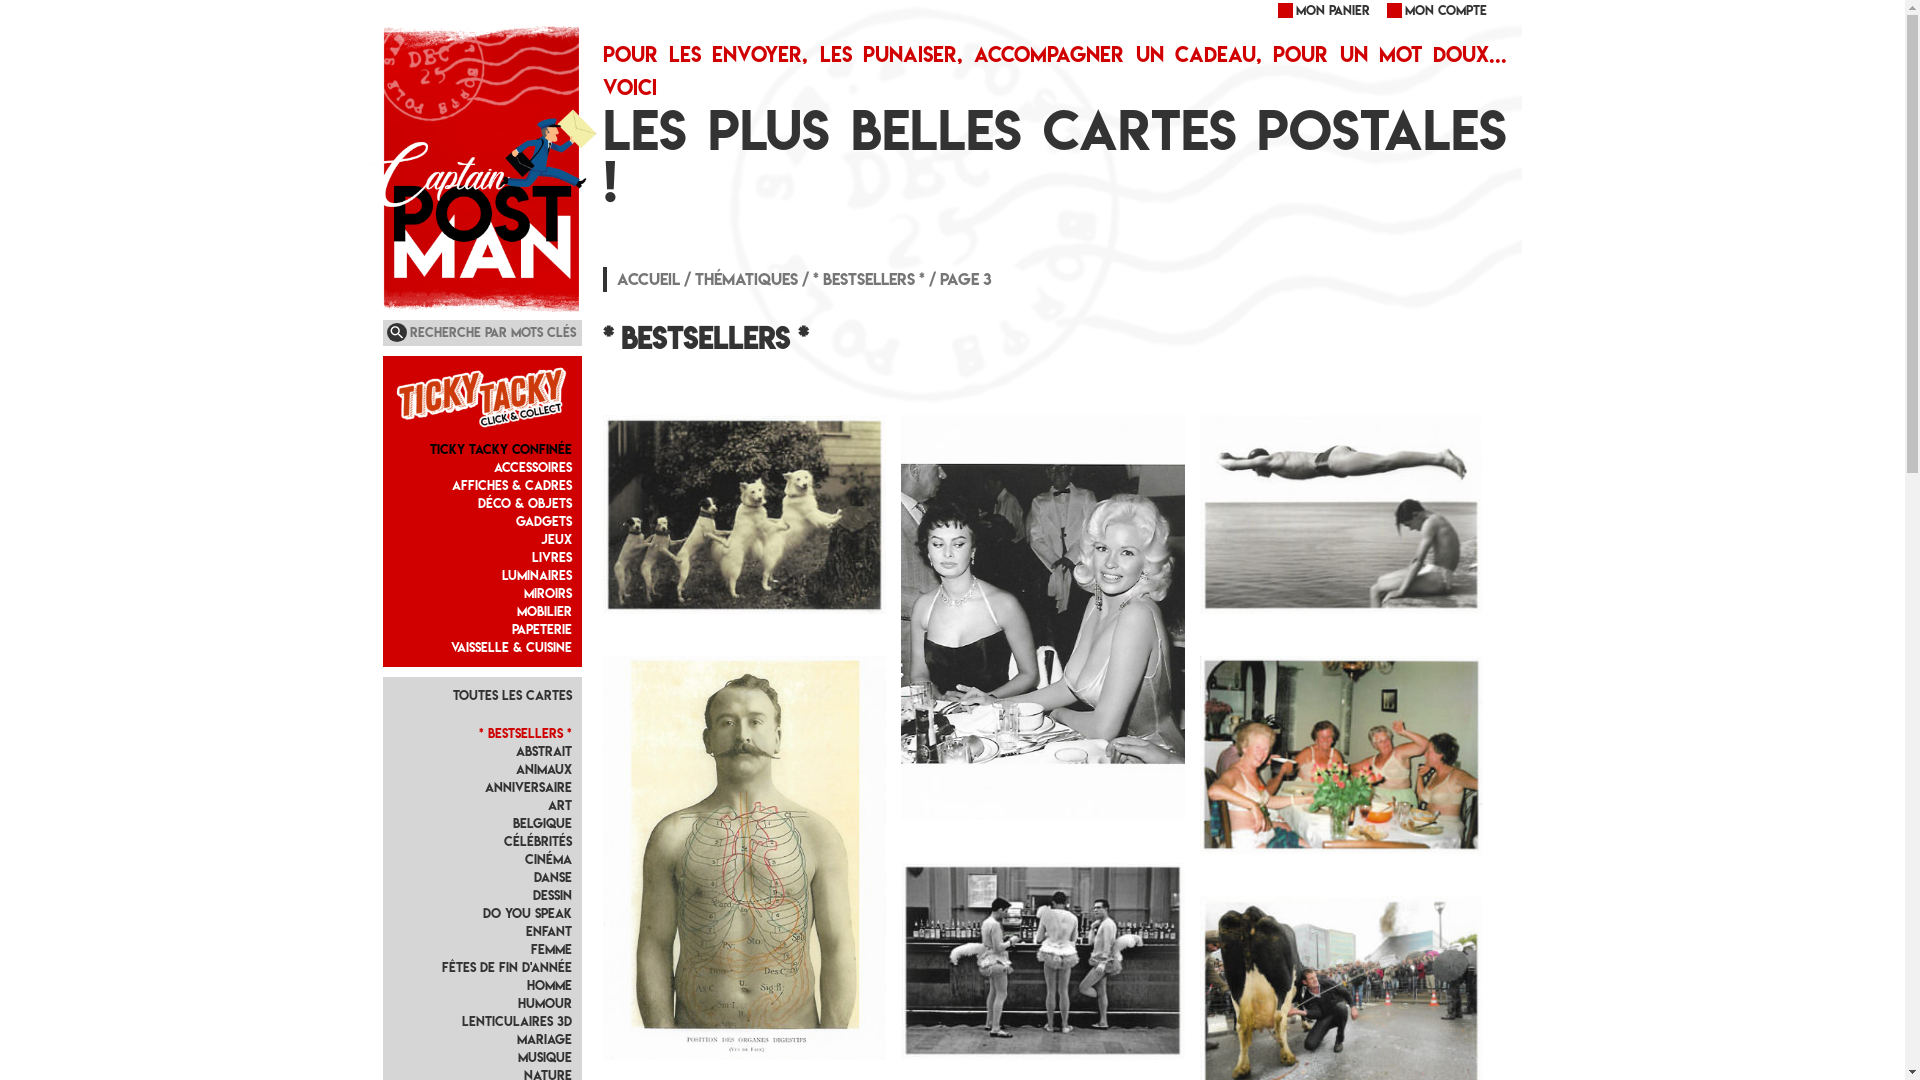 The width and height of the screenshot is (1920, 1080). Describe the element at coordinates (382, 67) in the screenshot. I see `'Captain postman Belgique'` at that location.